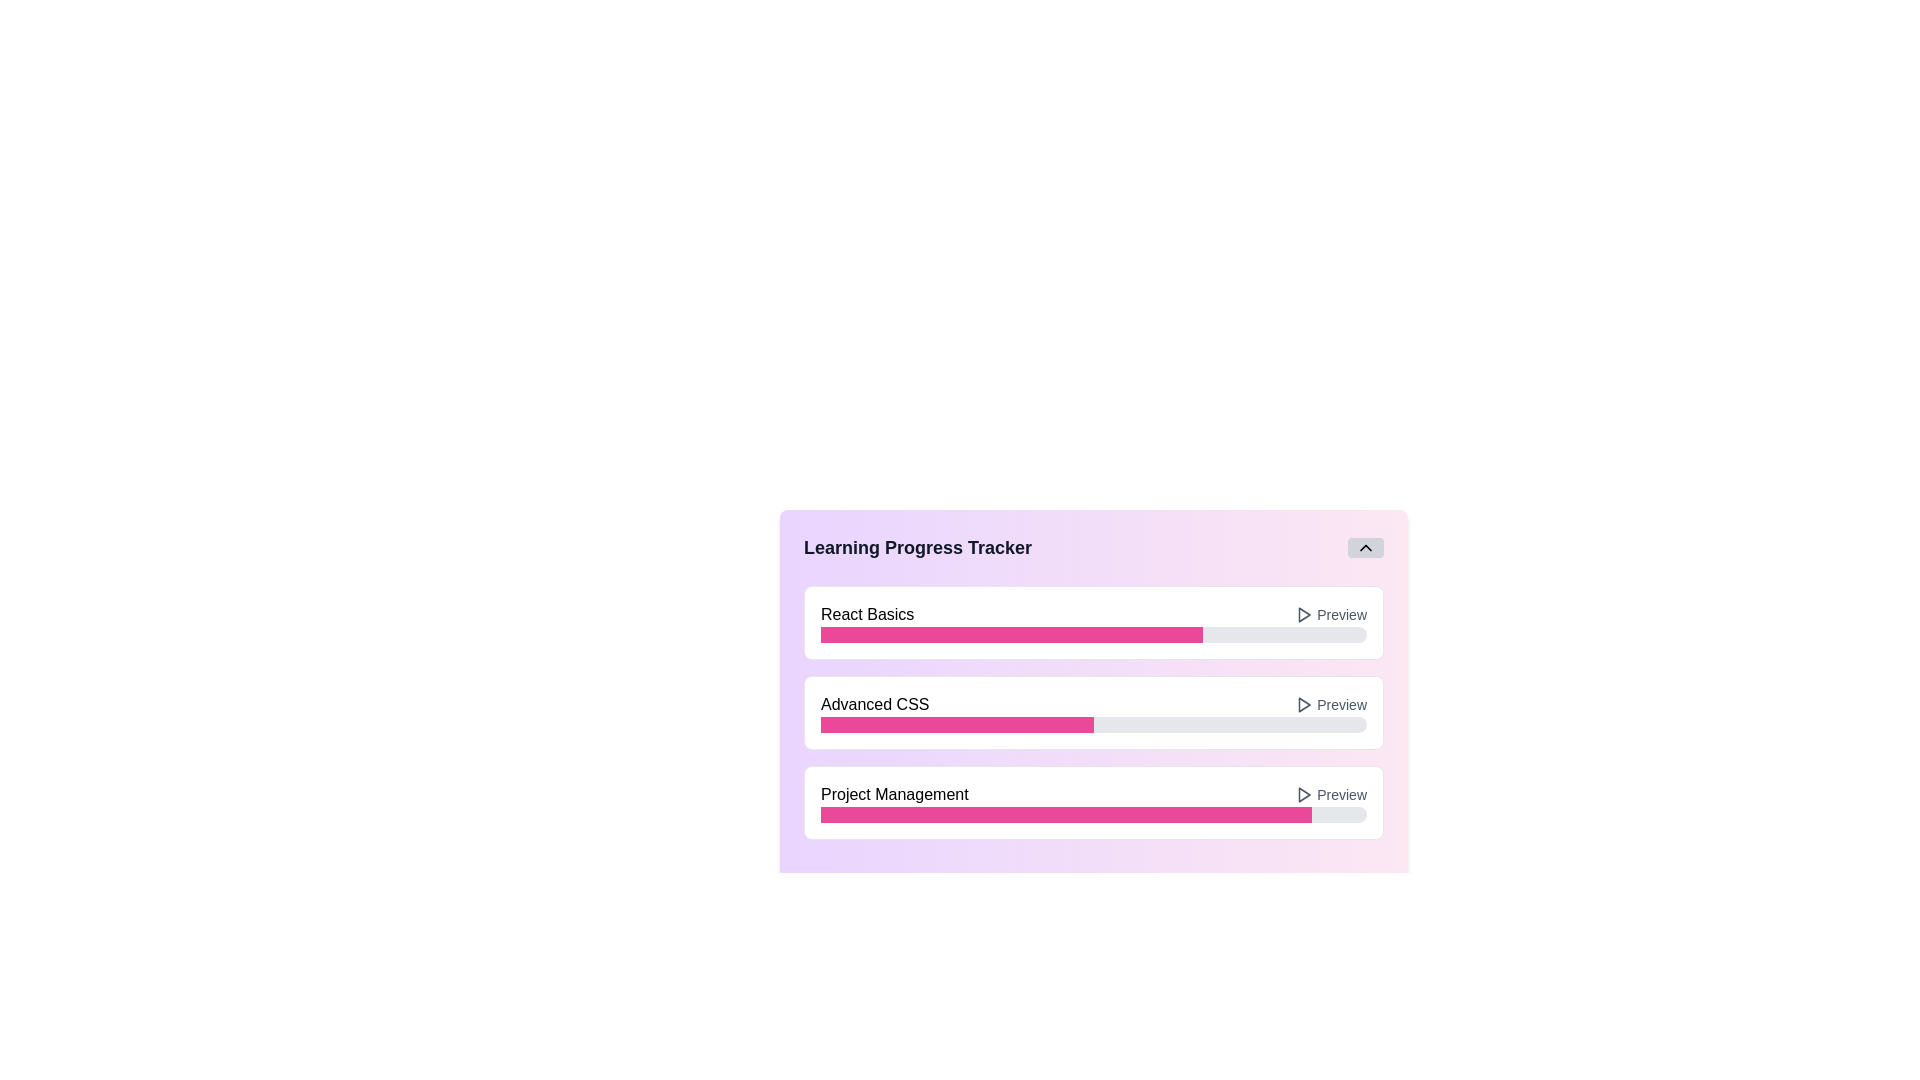 The width and height of the screenshot is (1920, 1080). Describe the element at coordinates (1304, 704) in the screenshot. I see `the triangular-shaped play icon button adjacent to the 'Preview' label` at that location.